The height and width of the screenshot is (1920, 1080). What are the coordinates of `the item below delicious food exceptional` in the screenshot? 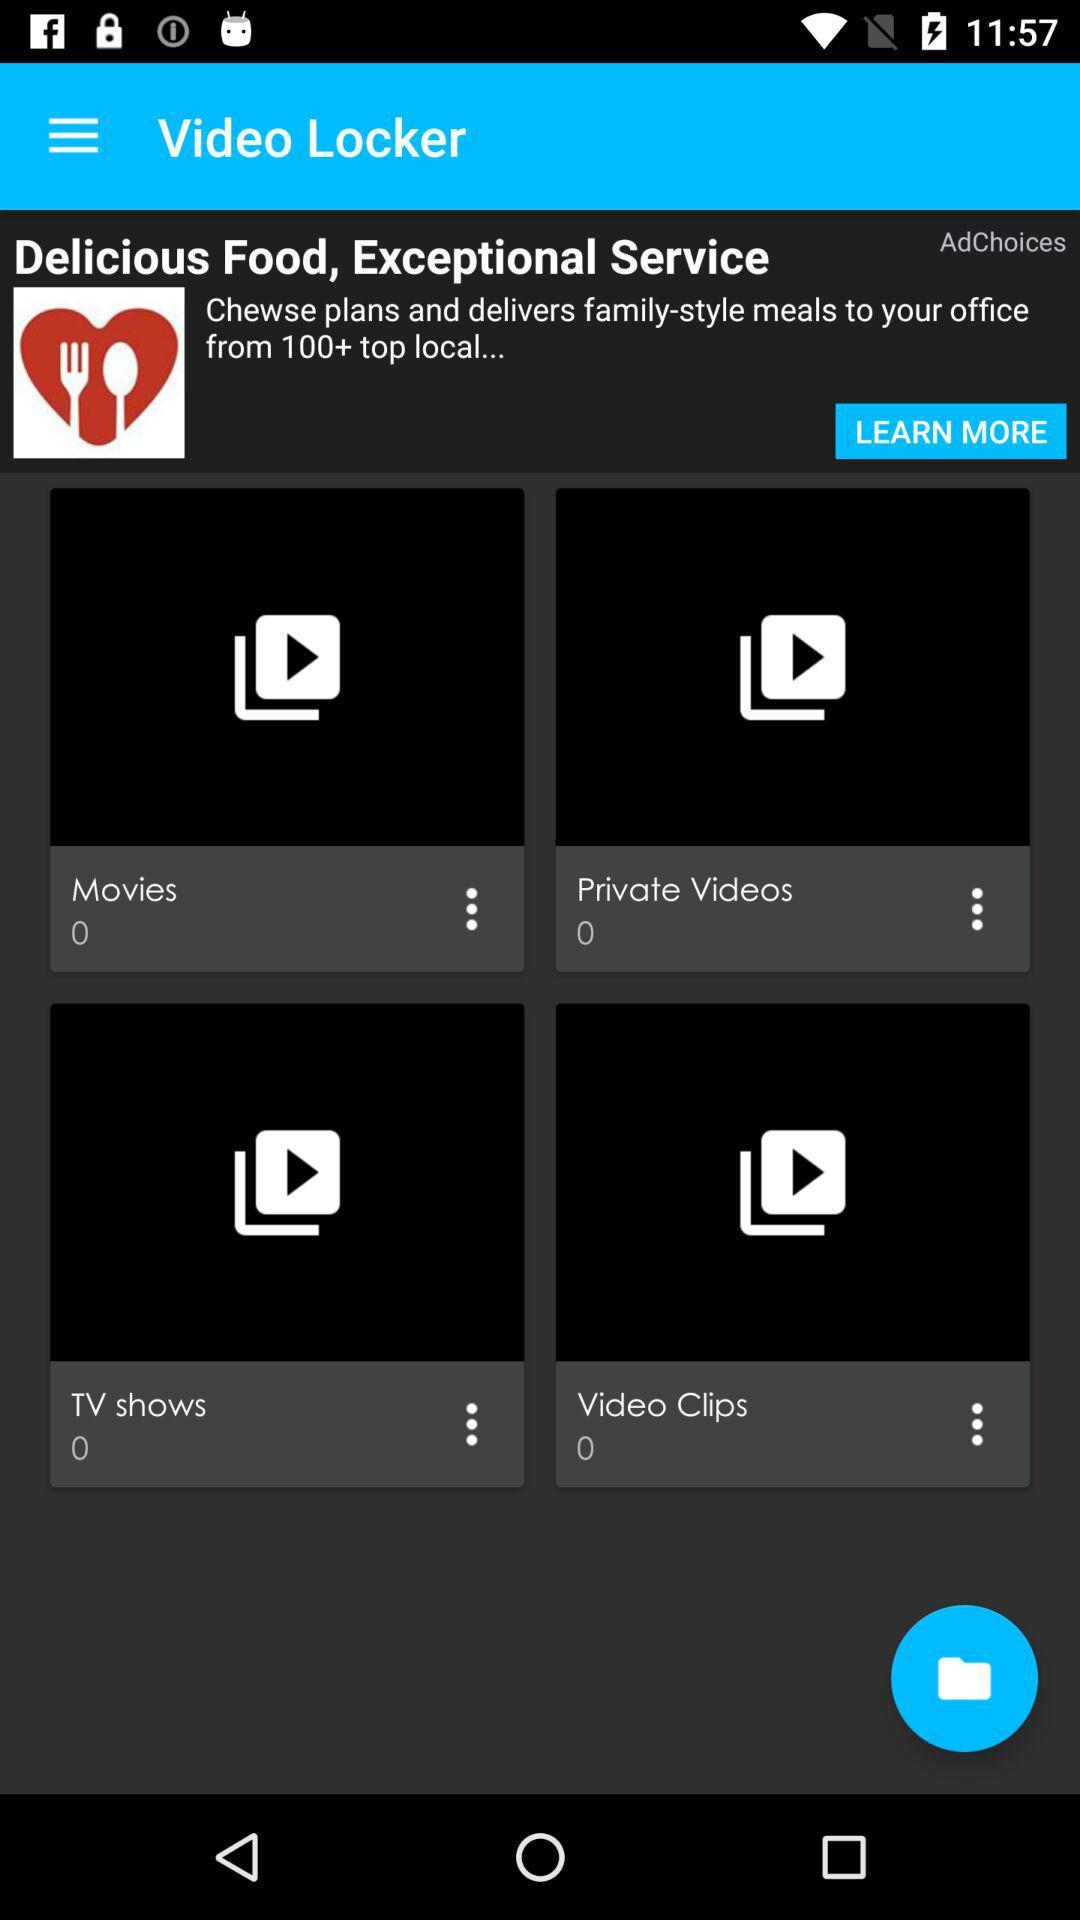 It's located at (636, 345).